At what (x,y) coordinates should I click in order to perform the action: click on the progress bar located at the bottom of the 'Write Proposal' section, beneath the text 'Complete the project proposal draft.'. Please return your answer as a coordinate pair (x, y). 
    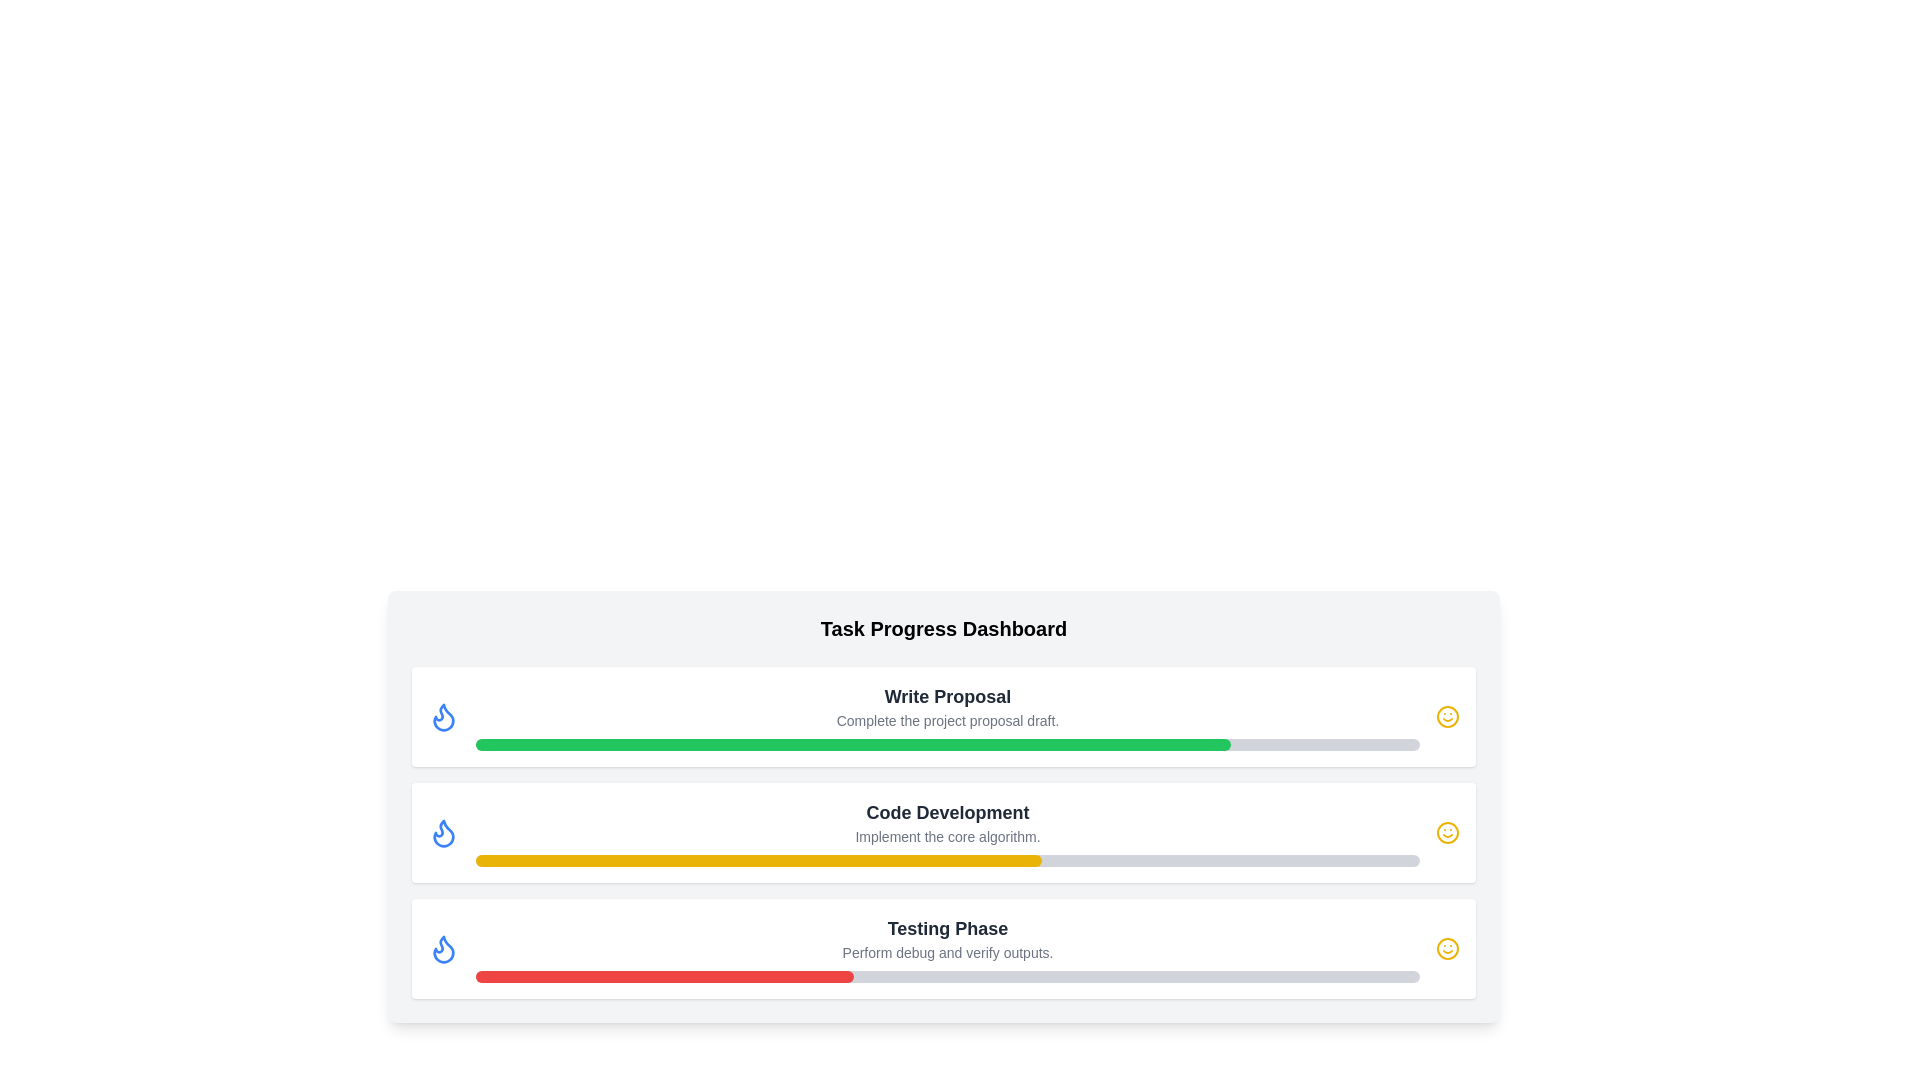
    Looking at the image, I should click on (947, 744).